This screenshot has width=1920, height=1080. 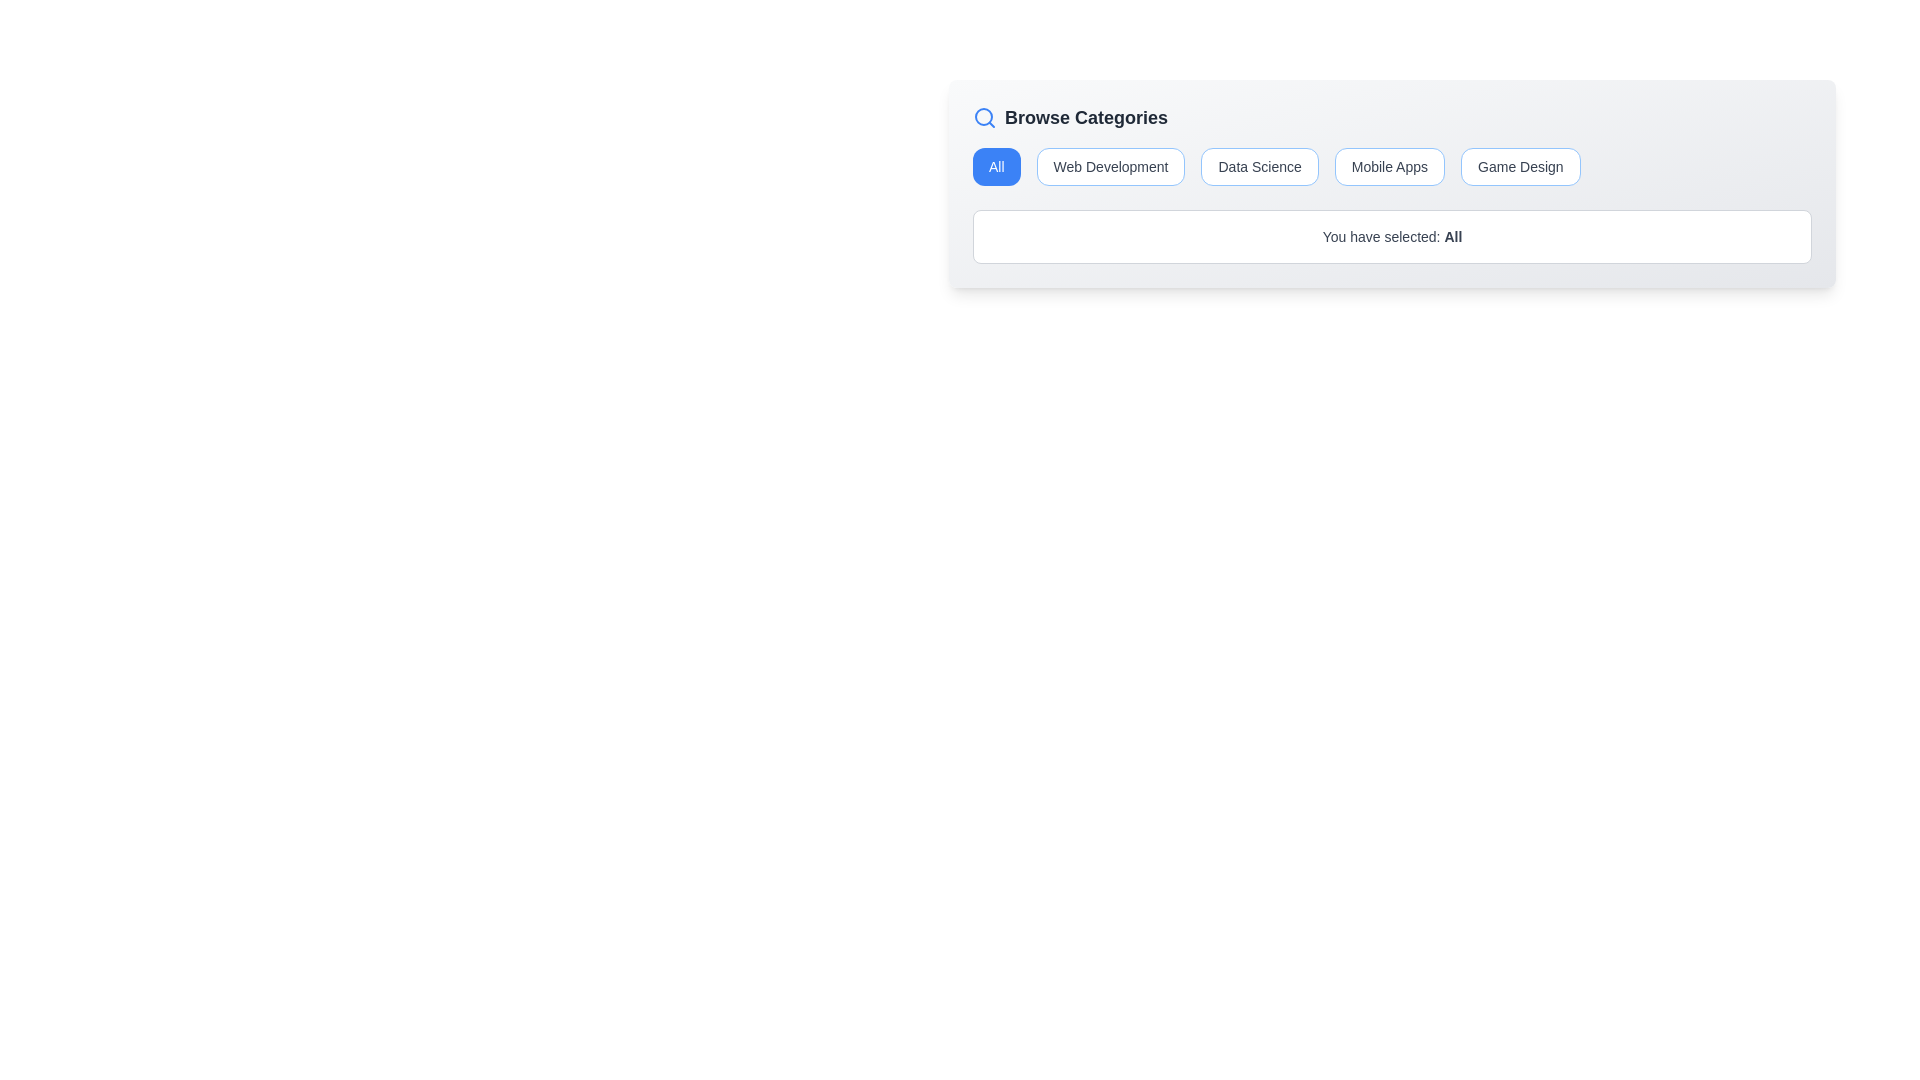 I want to click on the rounded rectangular button labeled 'All' with a blue background, so click(x=996, y=165).